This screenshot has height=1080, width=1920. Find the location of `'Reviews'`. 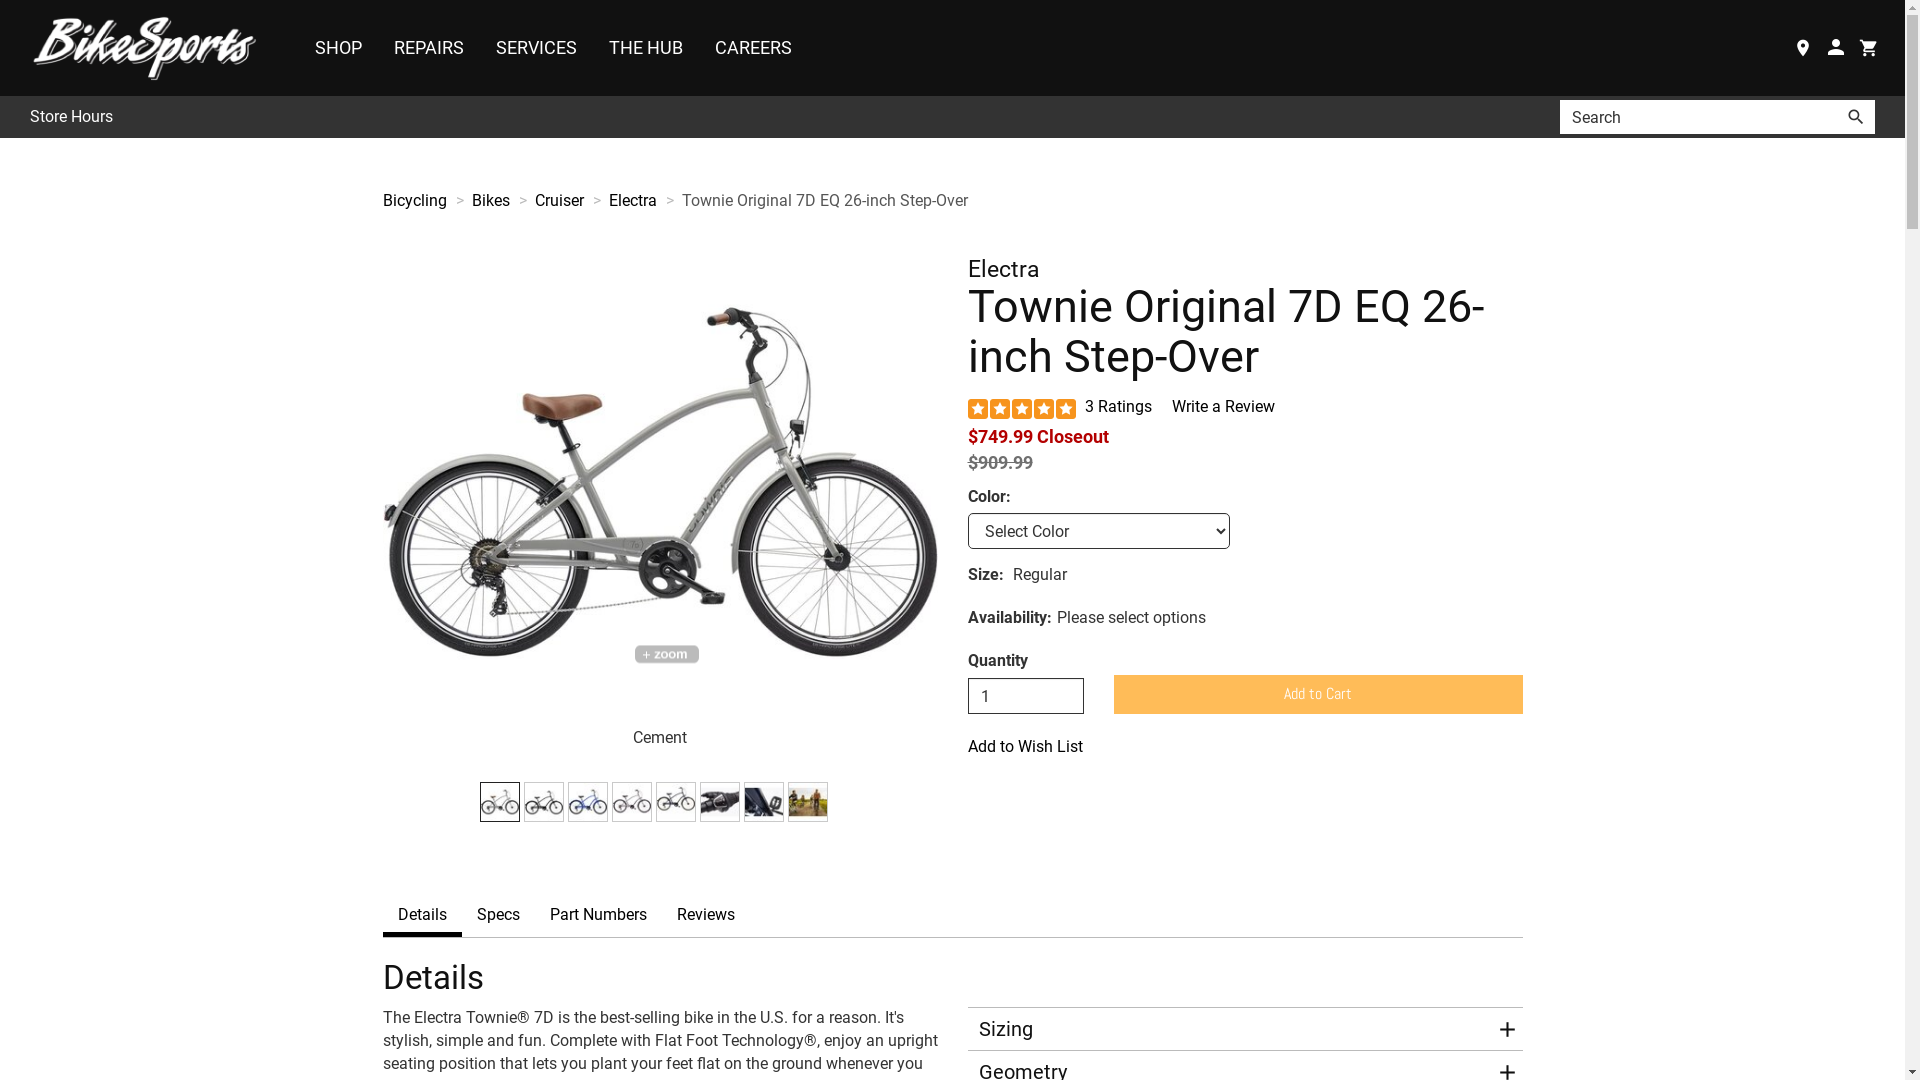

'Reviews' is located at coordinates (662, 915).